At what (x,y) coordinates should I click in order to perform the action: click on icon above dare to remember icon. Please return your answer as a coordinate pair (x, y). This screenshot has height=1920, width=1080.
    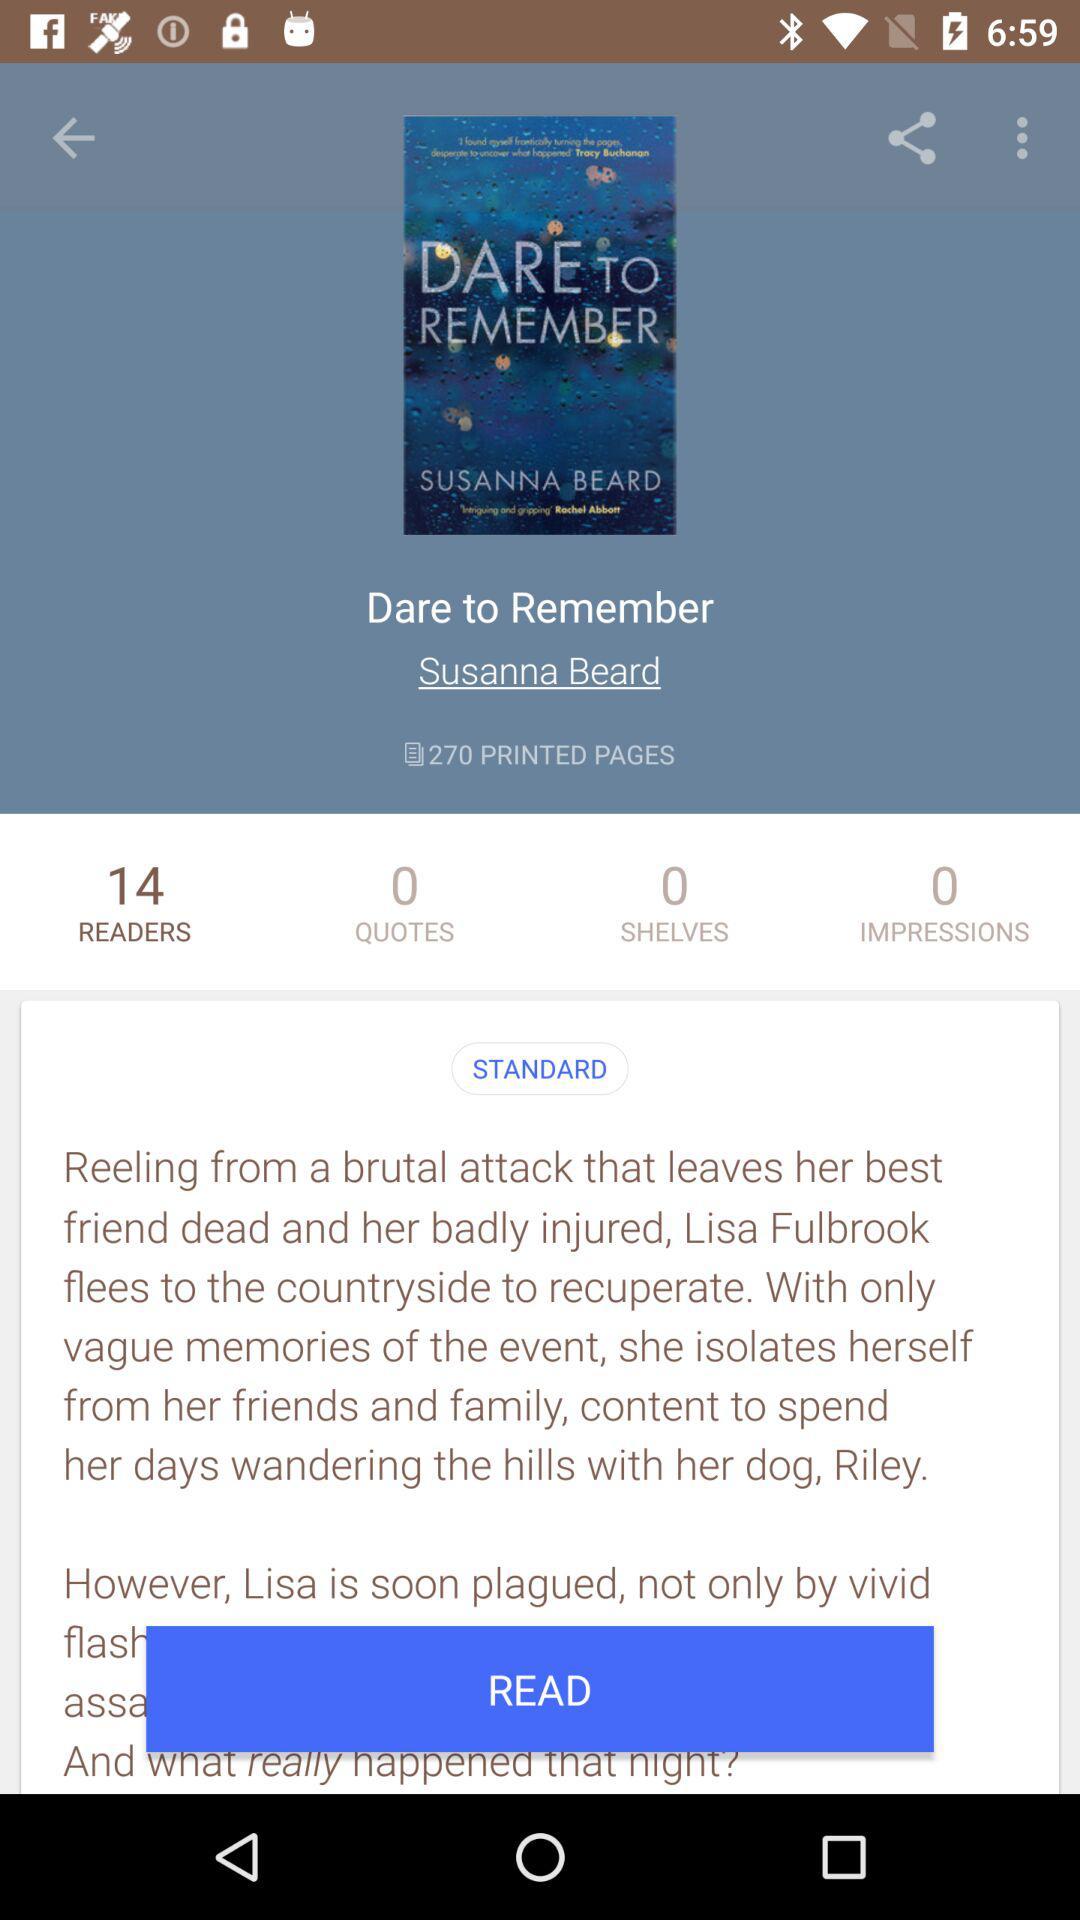
    Looking at the image, I should click on (911, 137).